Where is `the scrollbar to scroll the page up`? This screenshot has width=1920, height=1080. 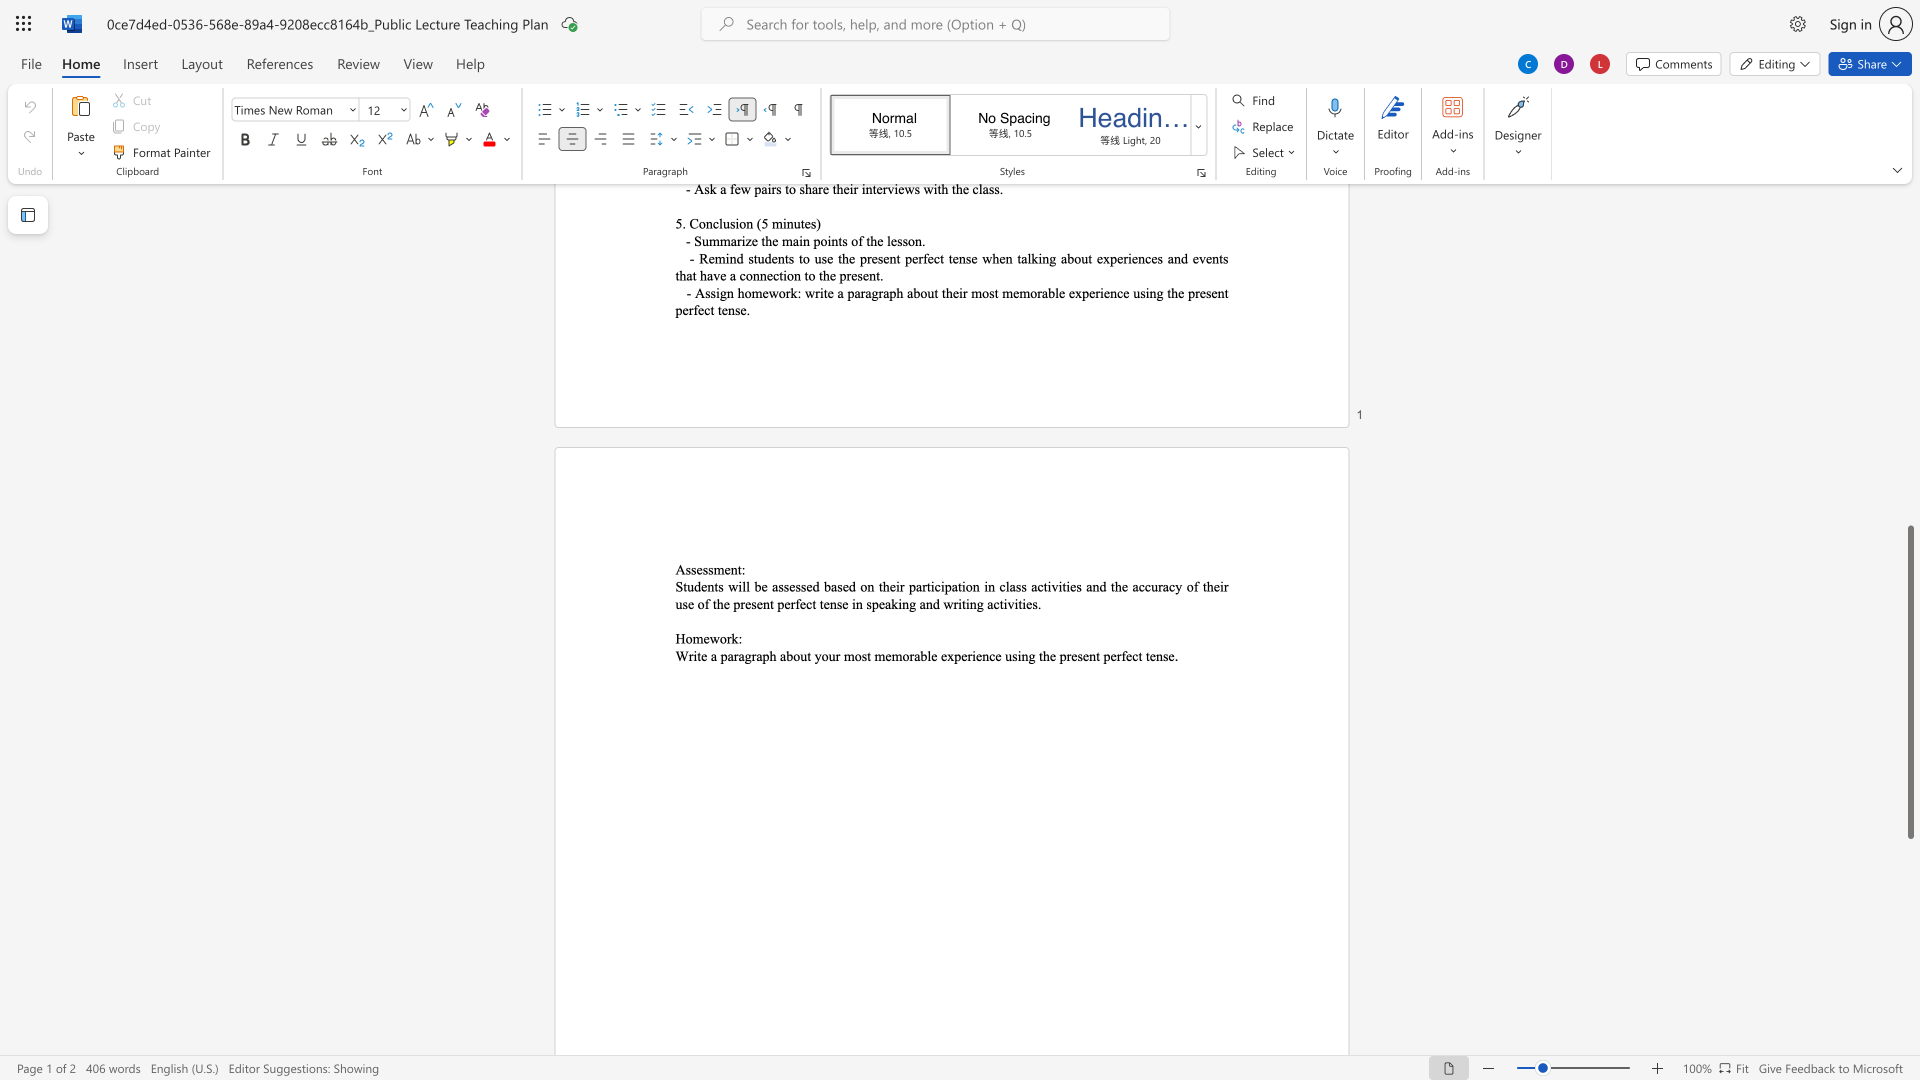 the scrollbar to scroll the page up is located at coordinates (1909, 358).